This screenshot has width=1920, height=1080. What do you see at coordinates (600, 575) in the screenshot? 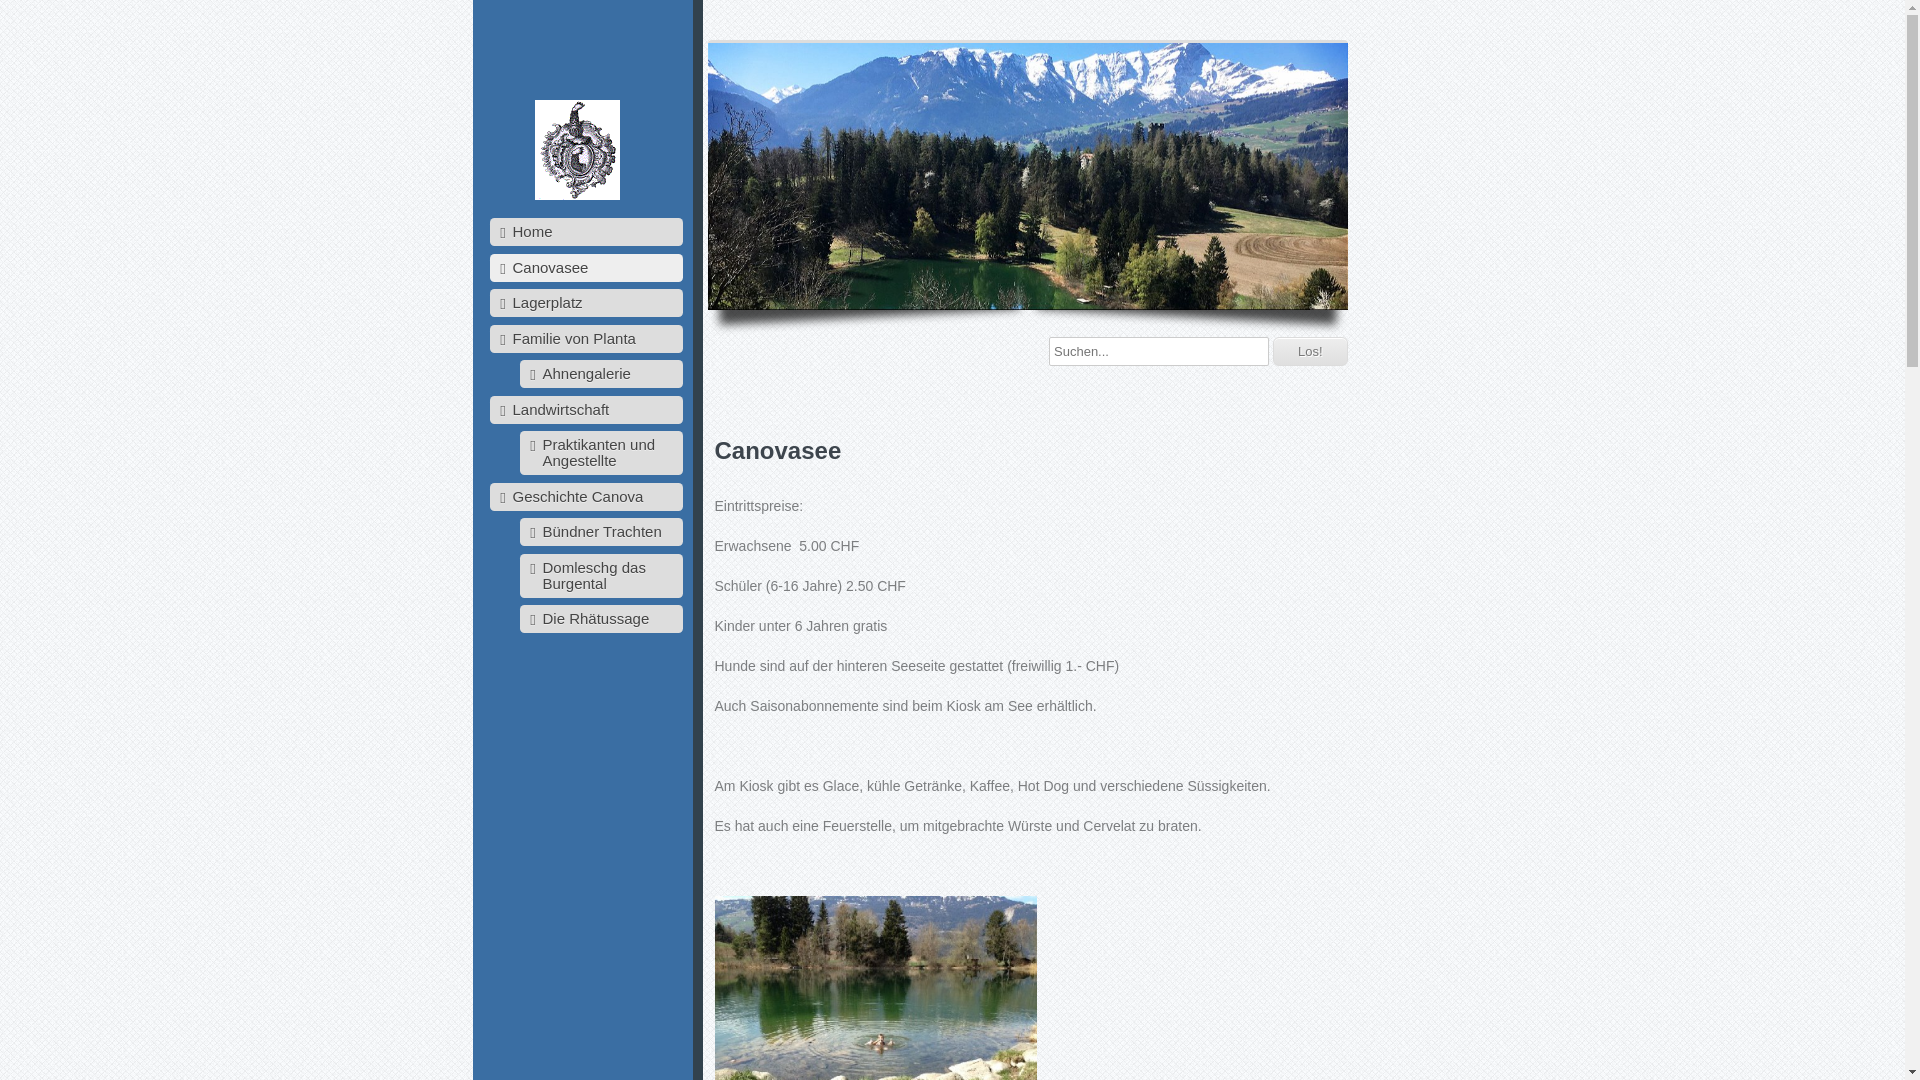
I see `'Domleschg das Burgental'` at bounding box center [600, 575].